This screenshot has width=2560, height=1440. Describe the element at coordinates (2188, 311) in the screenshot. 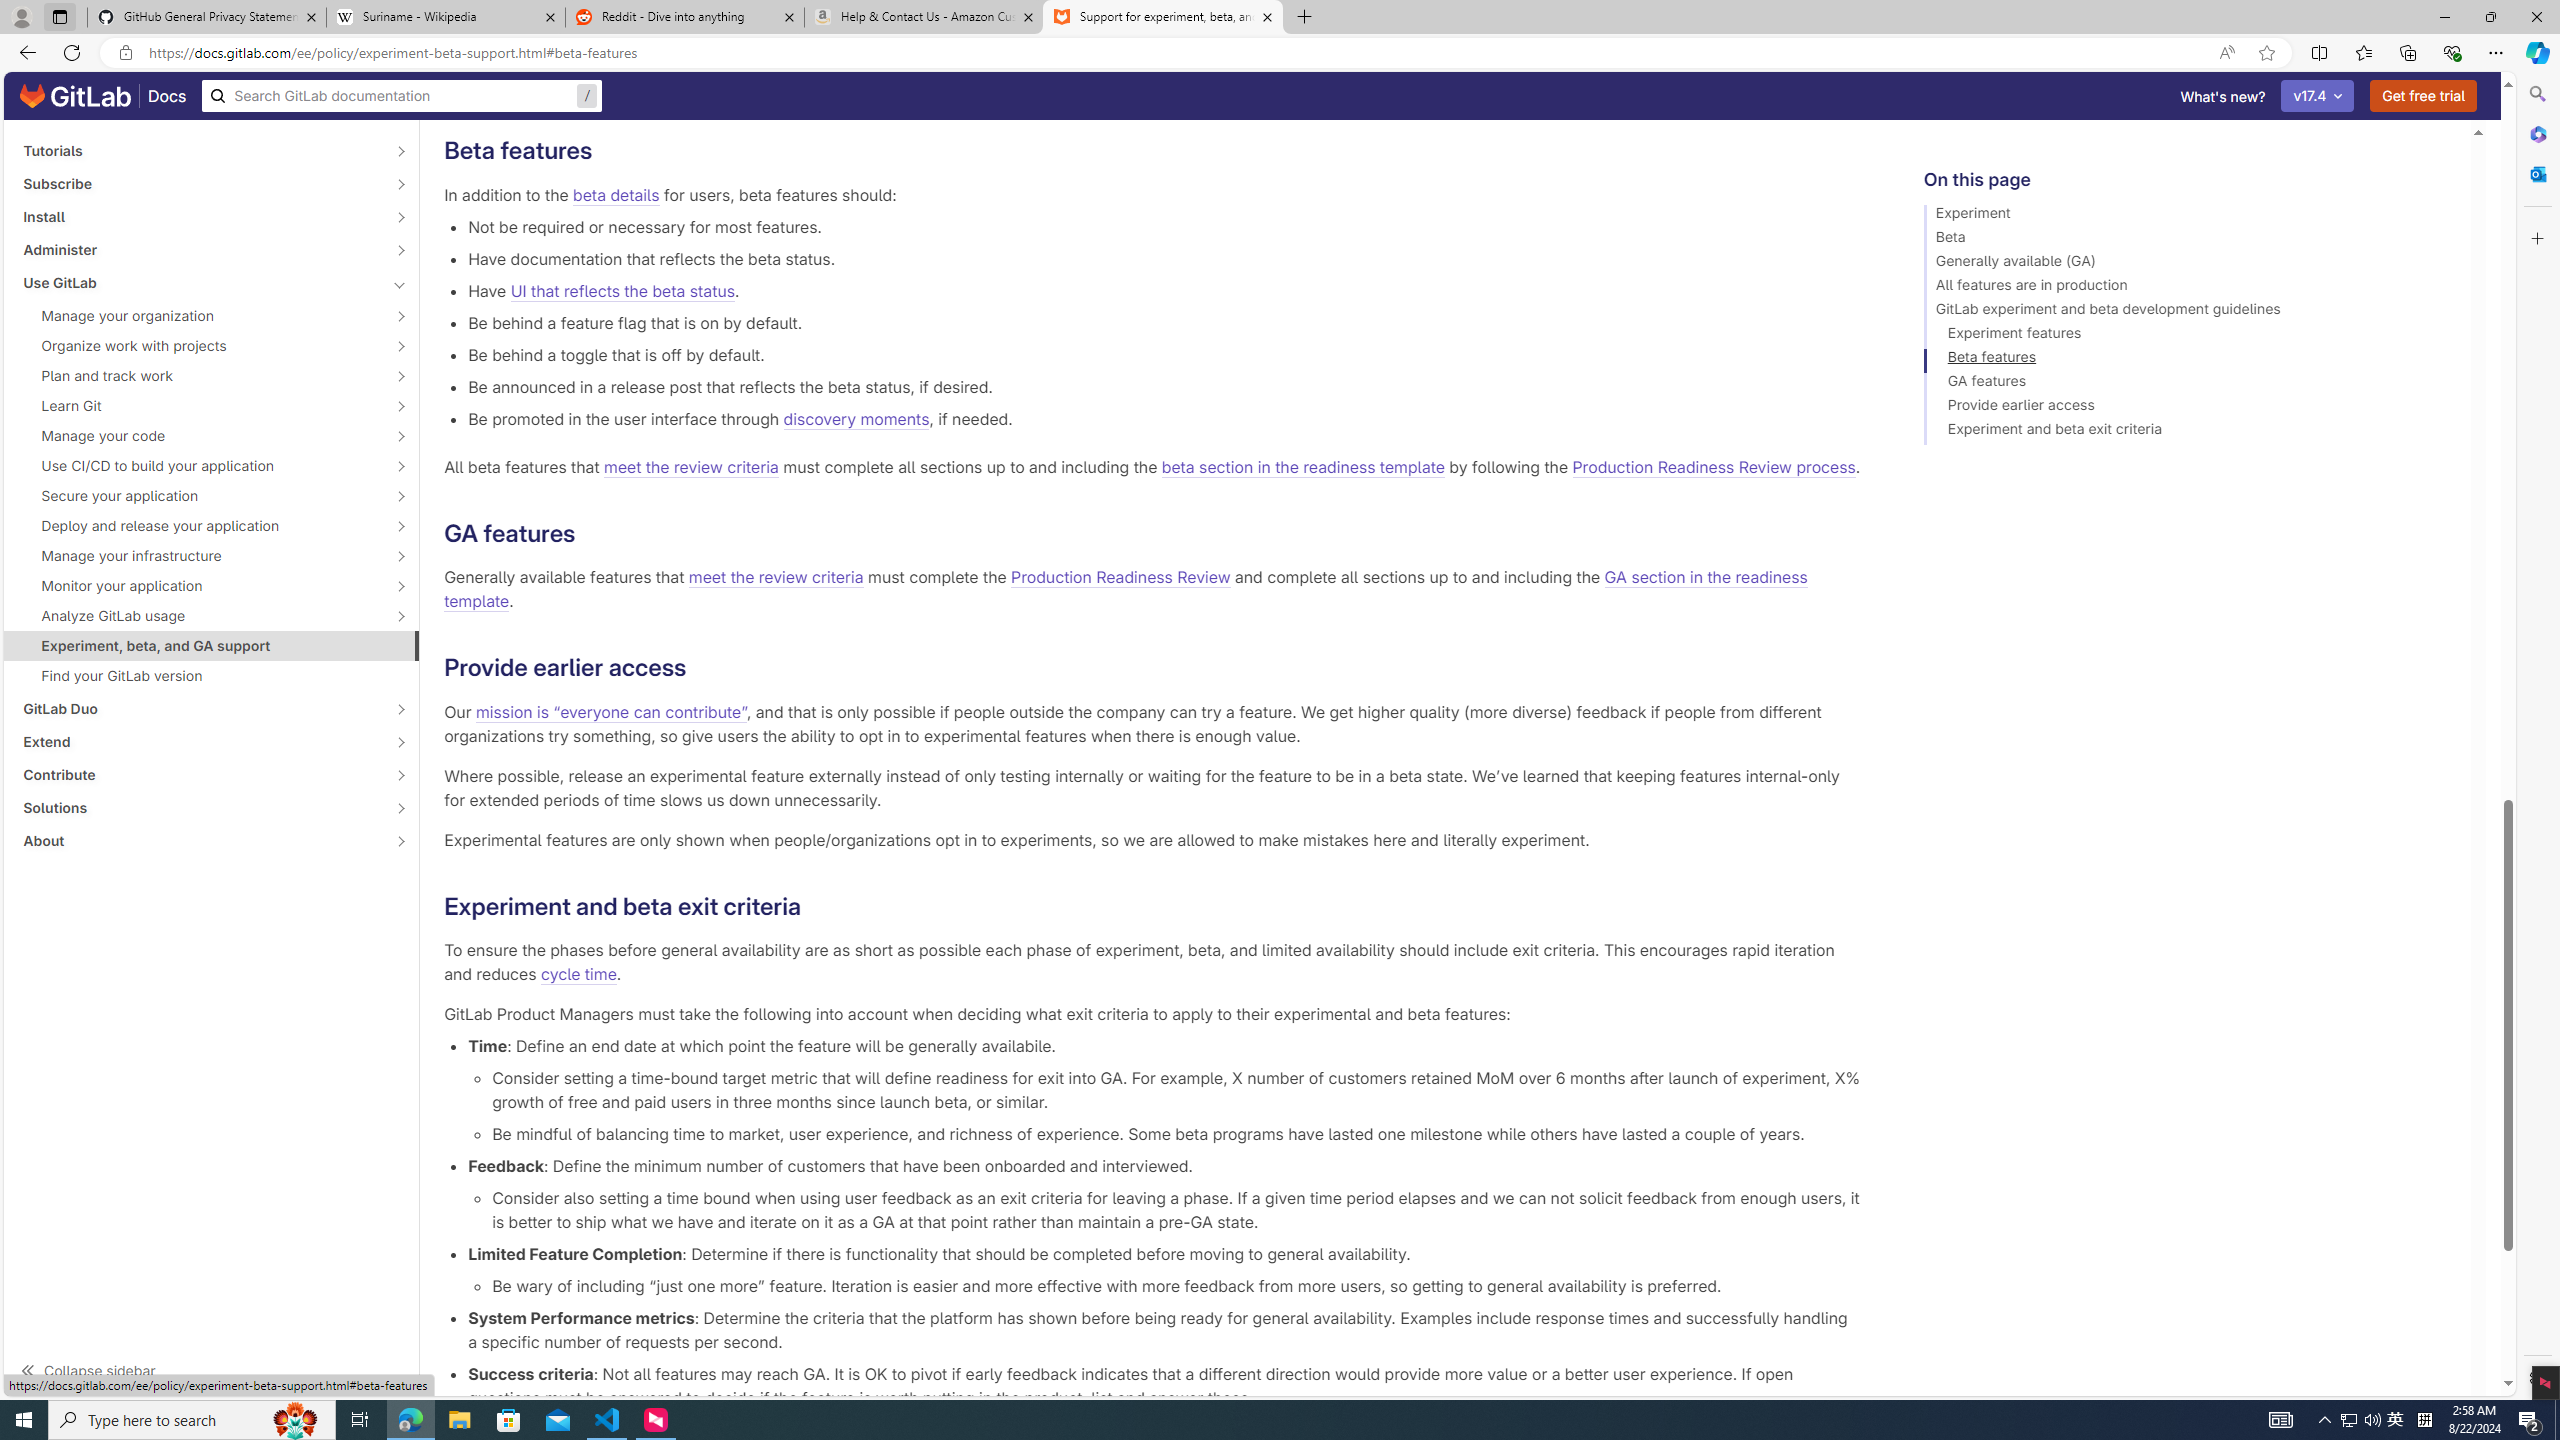

I see `'GitLab experiment and beta development guidelines'` at that location.